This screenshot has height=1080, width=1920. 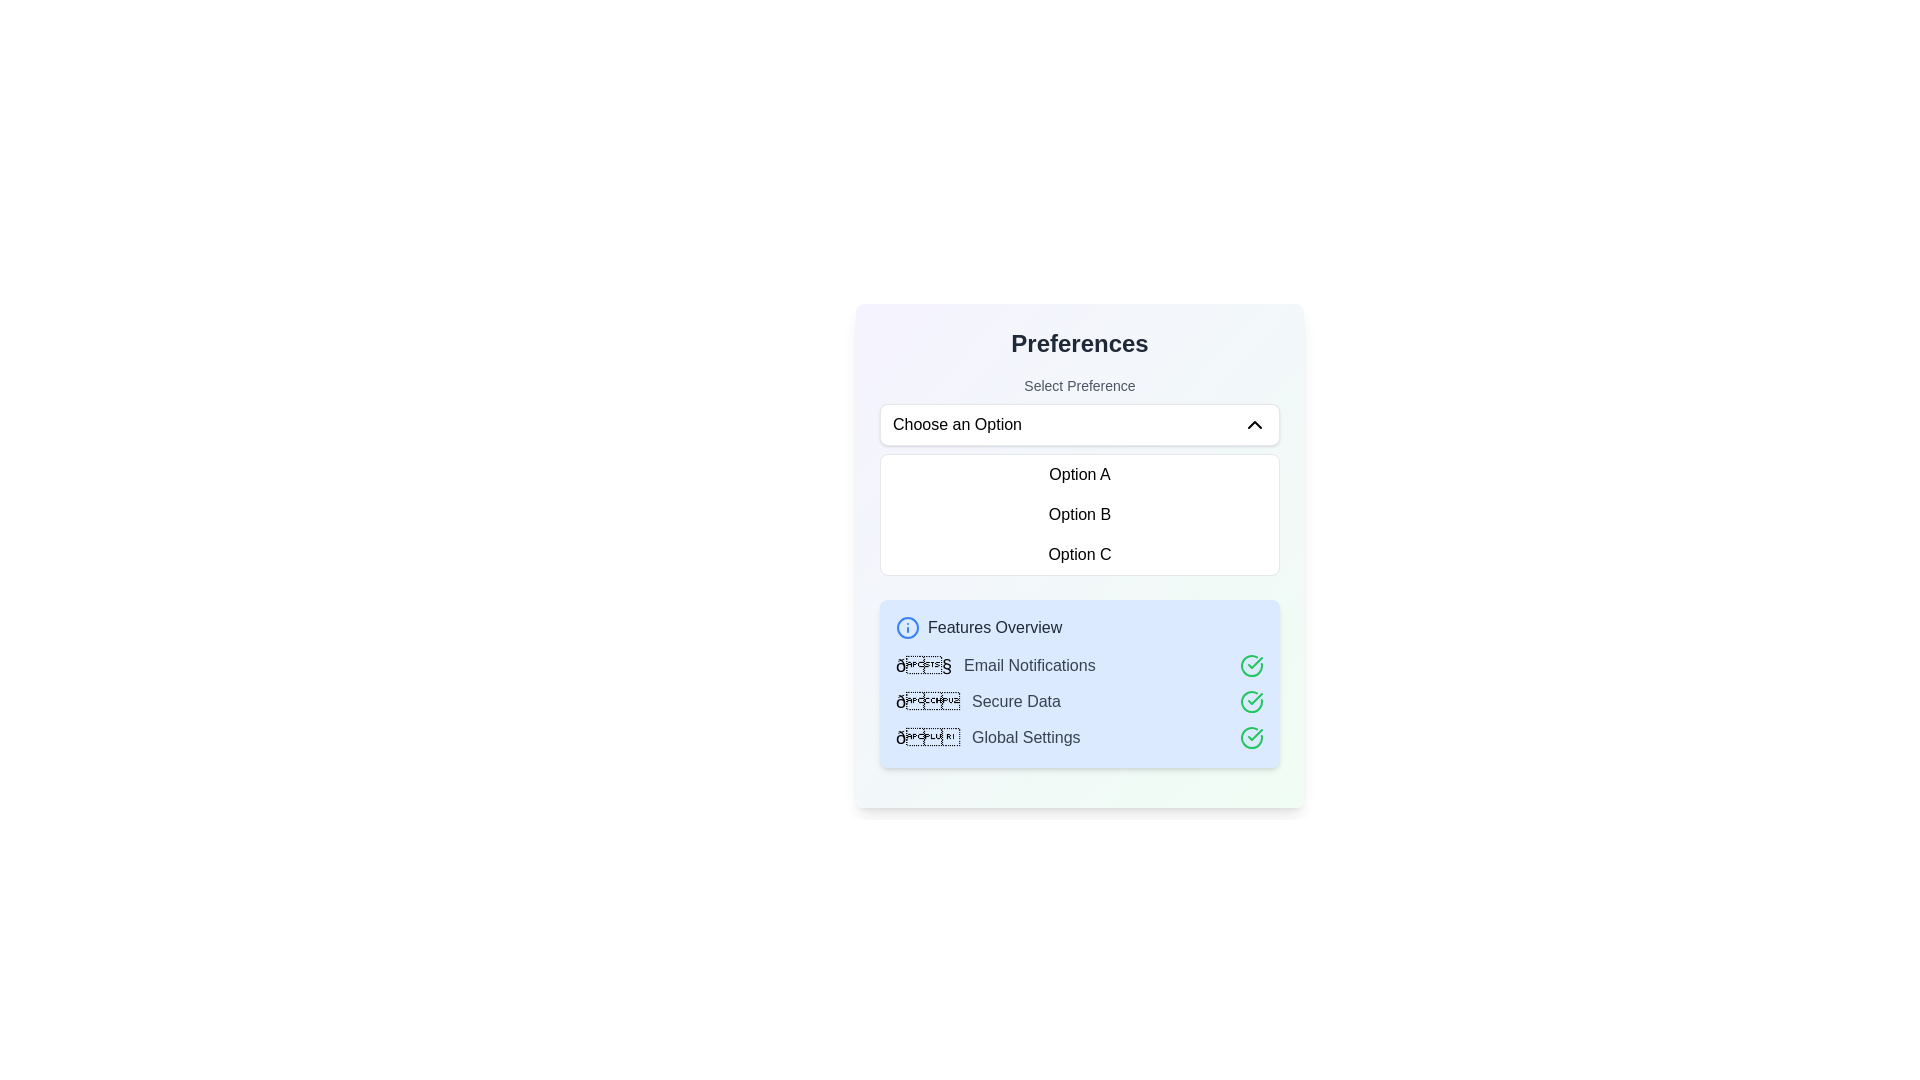 I want to click on the modal dialog box that displays user preferences and feature information, so click(x=1079, y=555).